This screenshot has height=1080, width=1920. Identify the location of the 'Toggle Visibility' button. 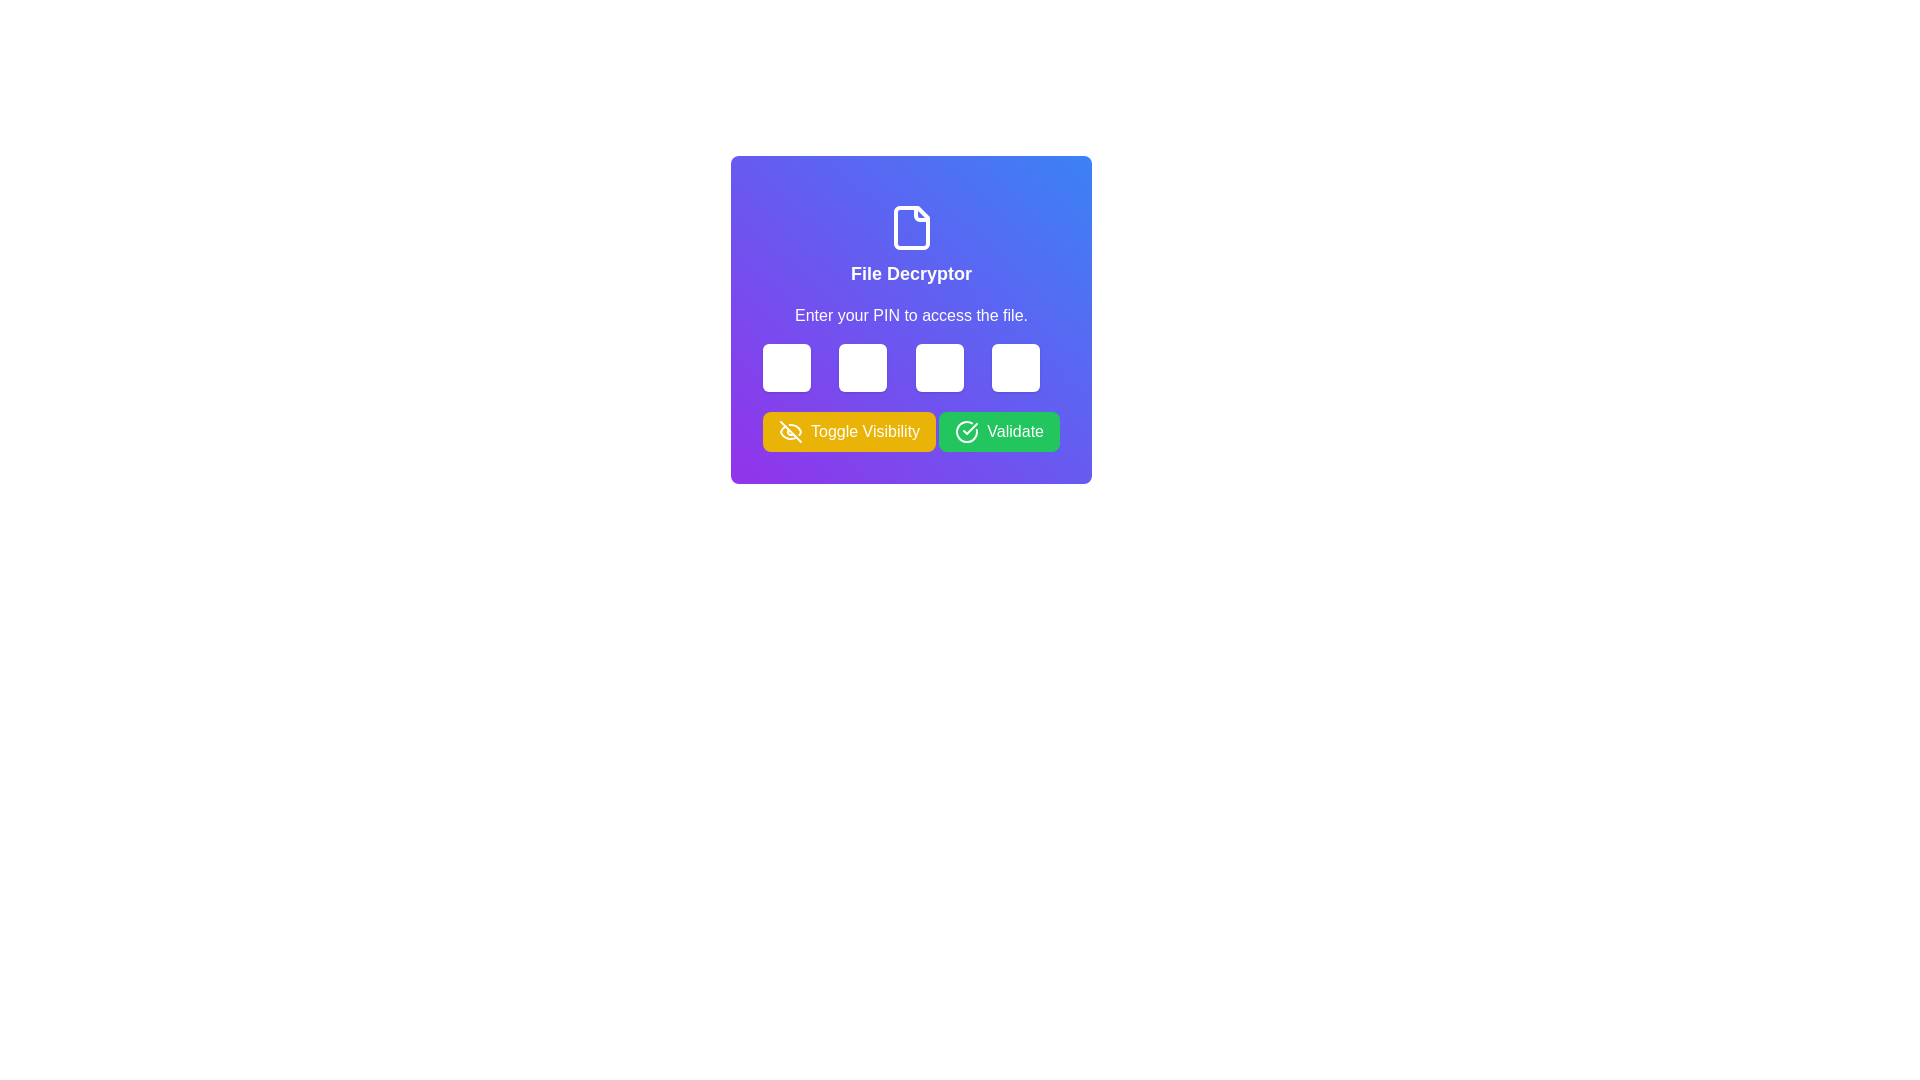
(849, 431).